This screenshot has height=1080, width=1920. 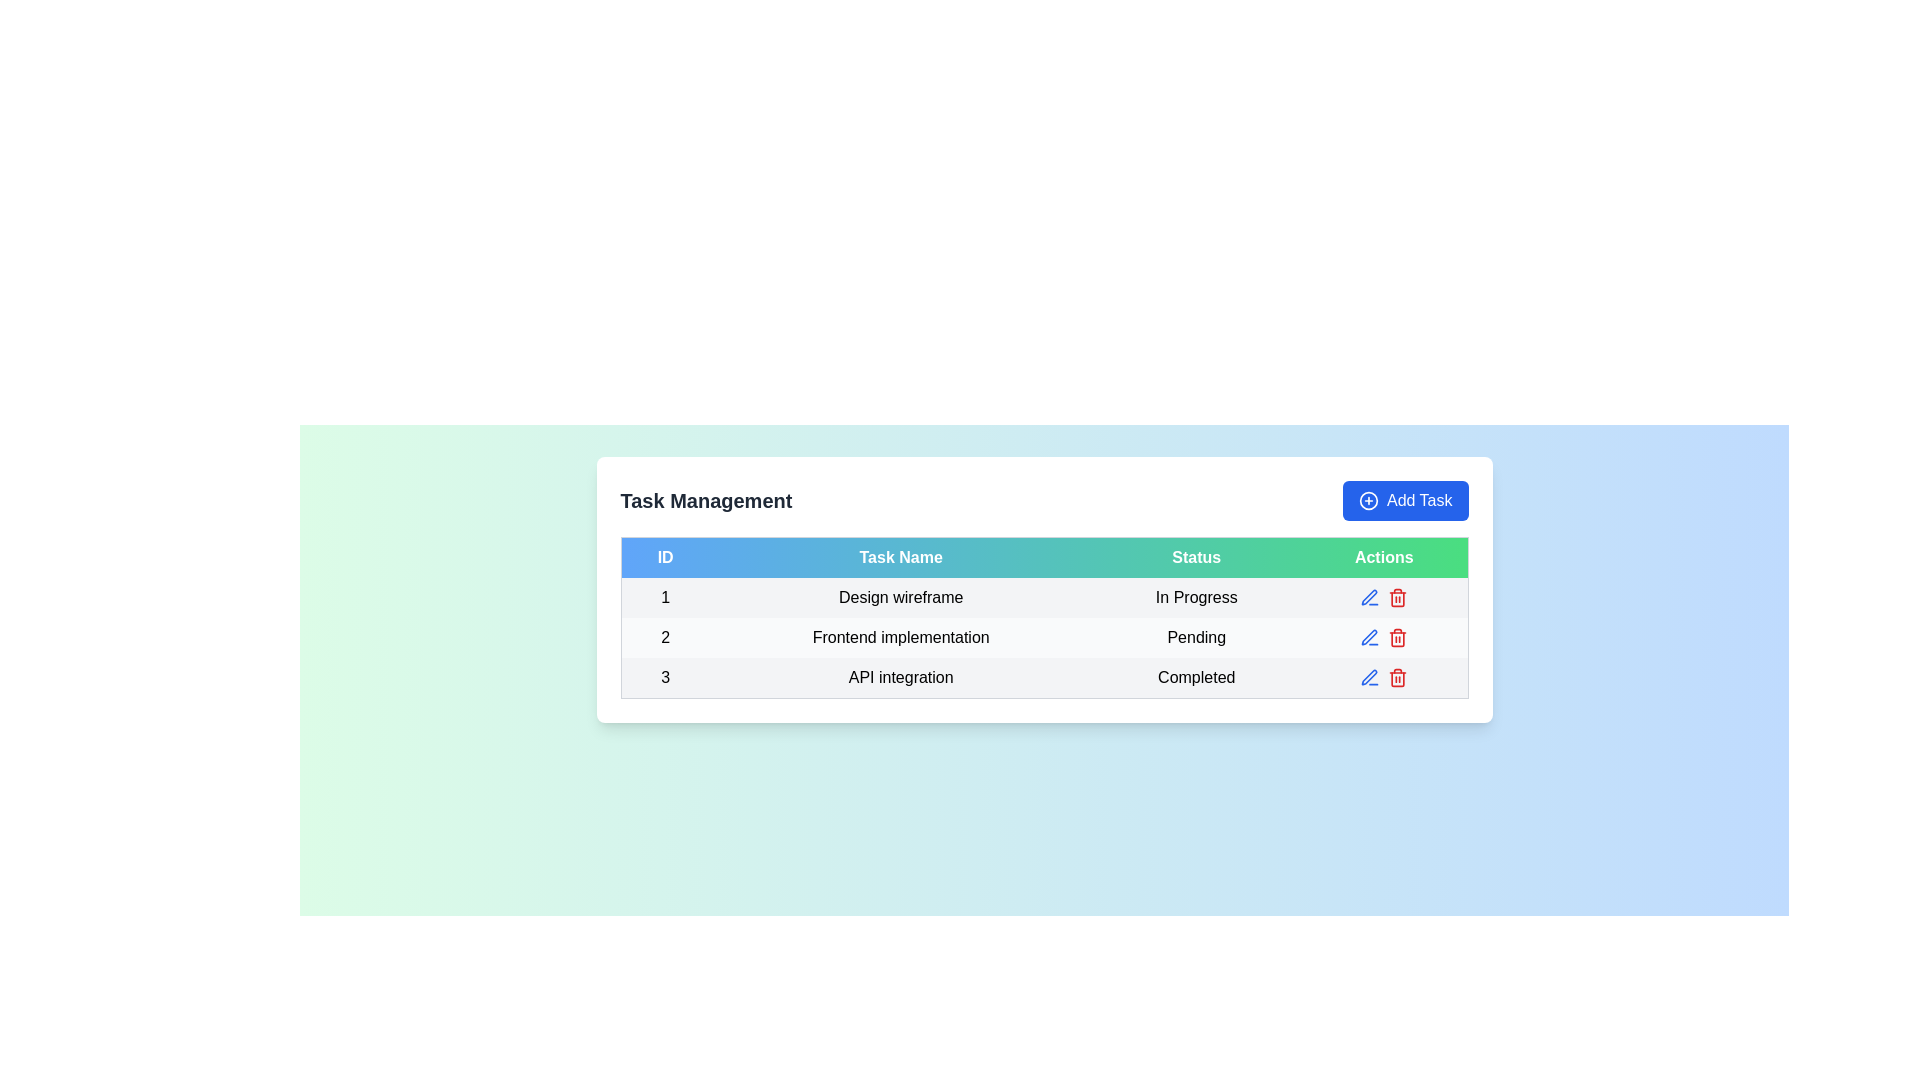 I want to click on the static text label displaying 'Design wireframe' located in the second cell of the first row under the 'Task Name' column, aligned with the identifier '1' from the 'ID' column, so click(x=900, y=596).